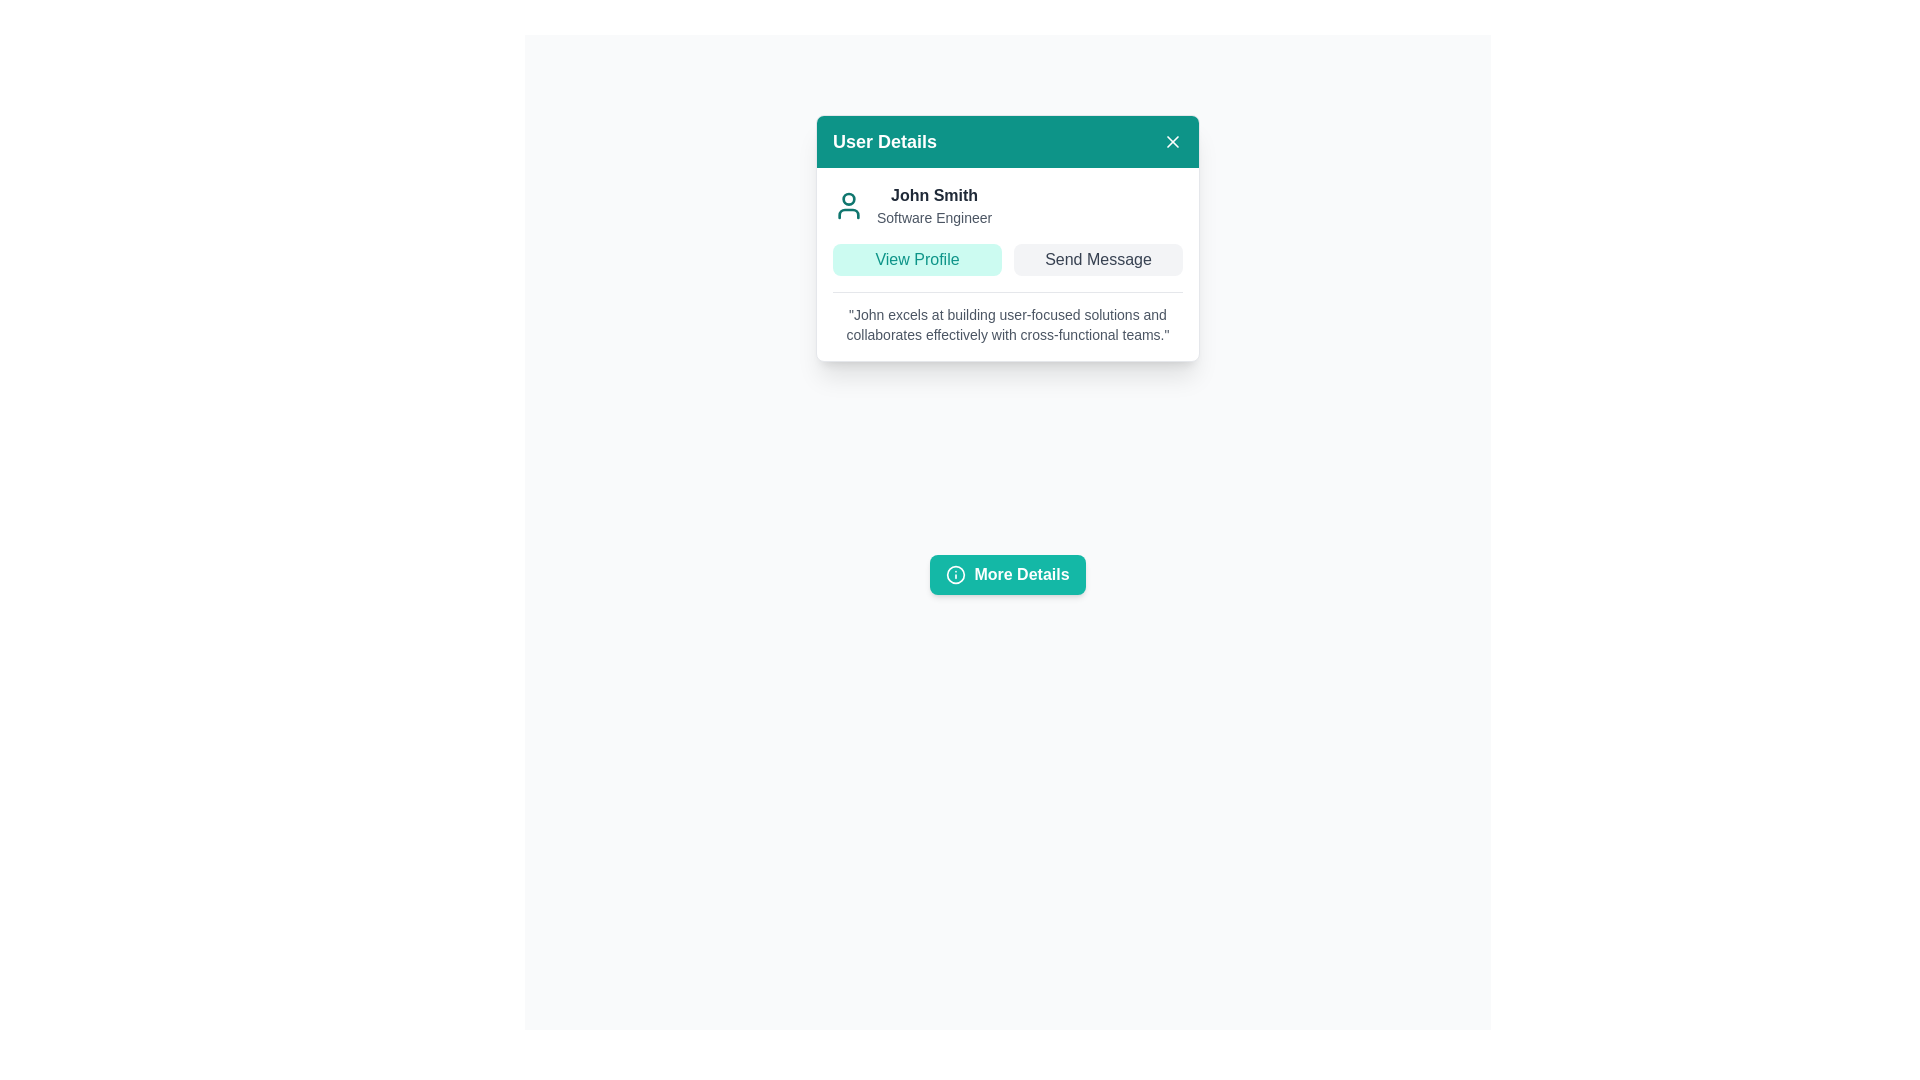 The height and width of the screenshot is (1080, 1920). I want to click on the close icon located at the top-right corner of the 'User Details' card to dismiss the popup, so click(1172, 141).